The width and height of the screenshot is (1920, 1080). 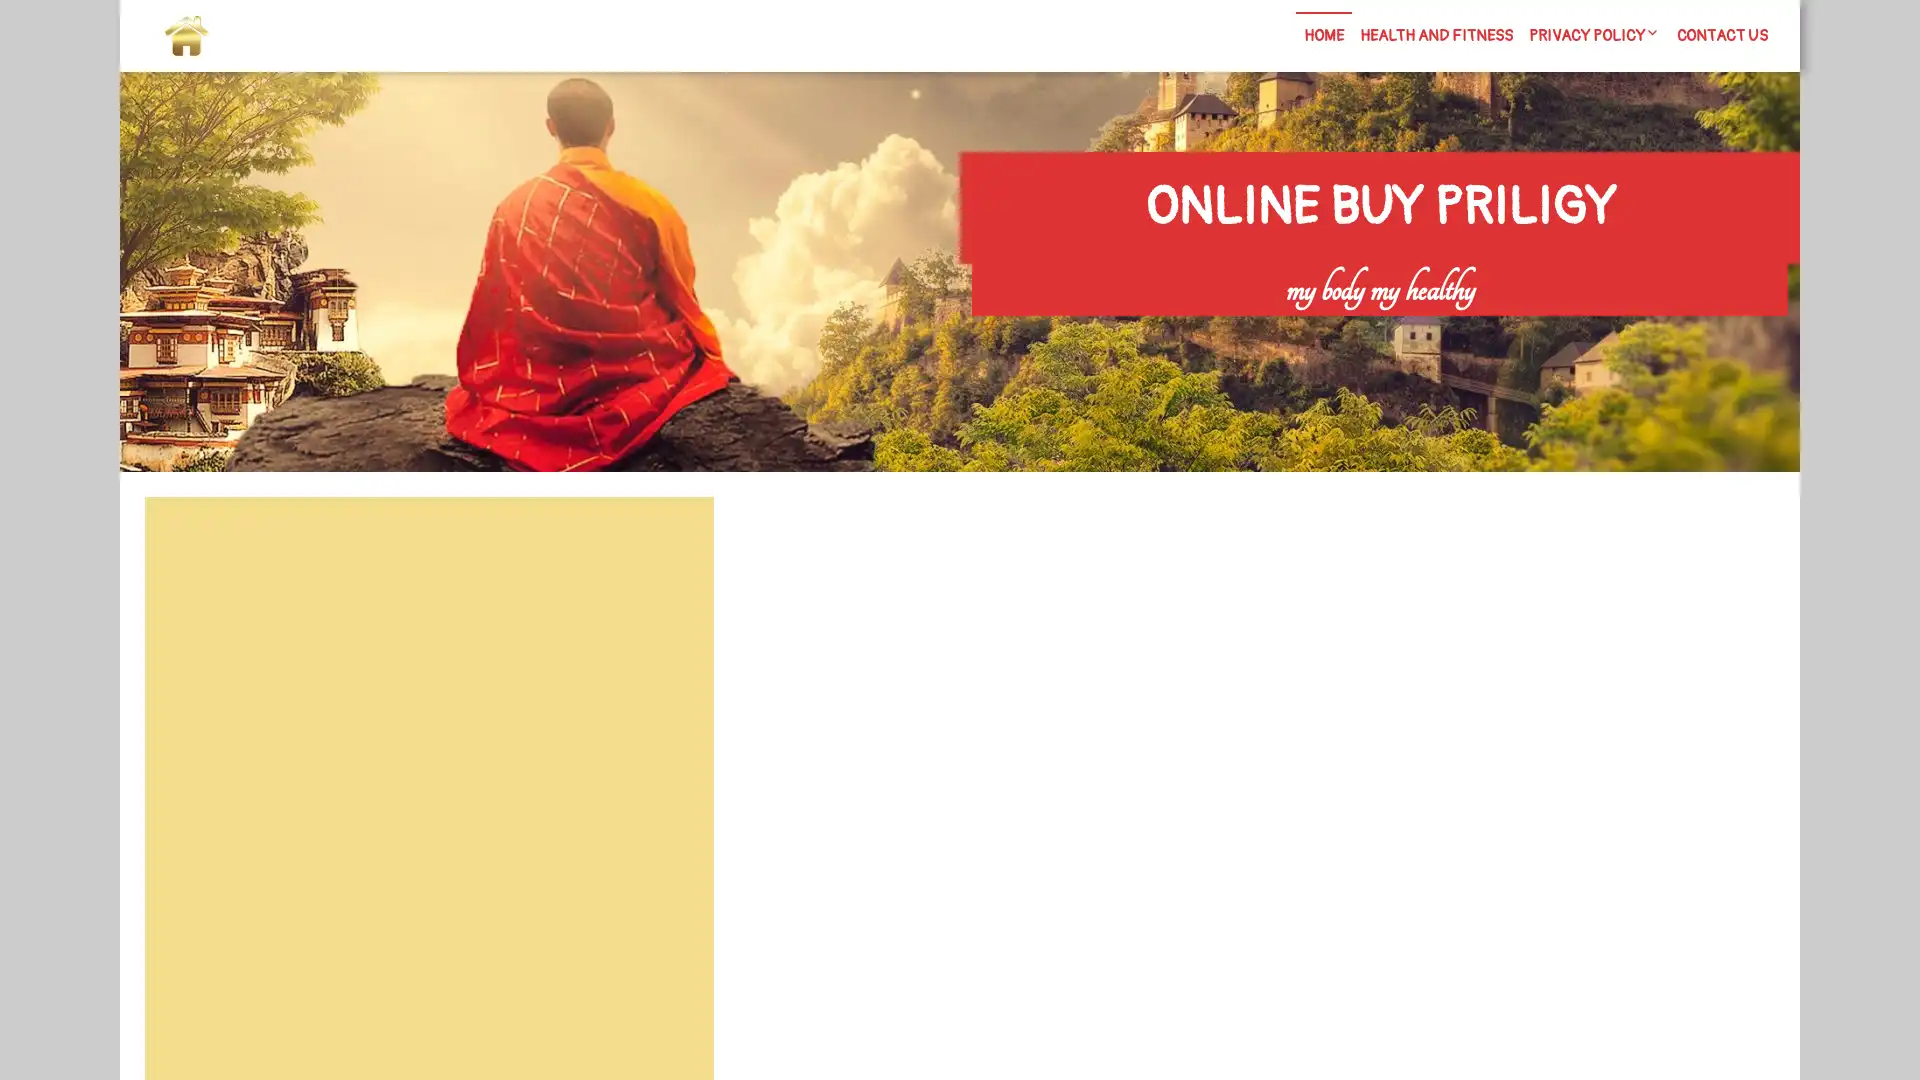 I want to click on Search, so click(x=667, y=545).